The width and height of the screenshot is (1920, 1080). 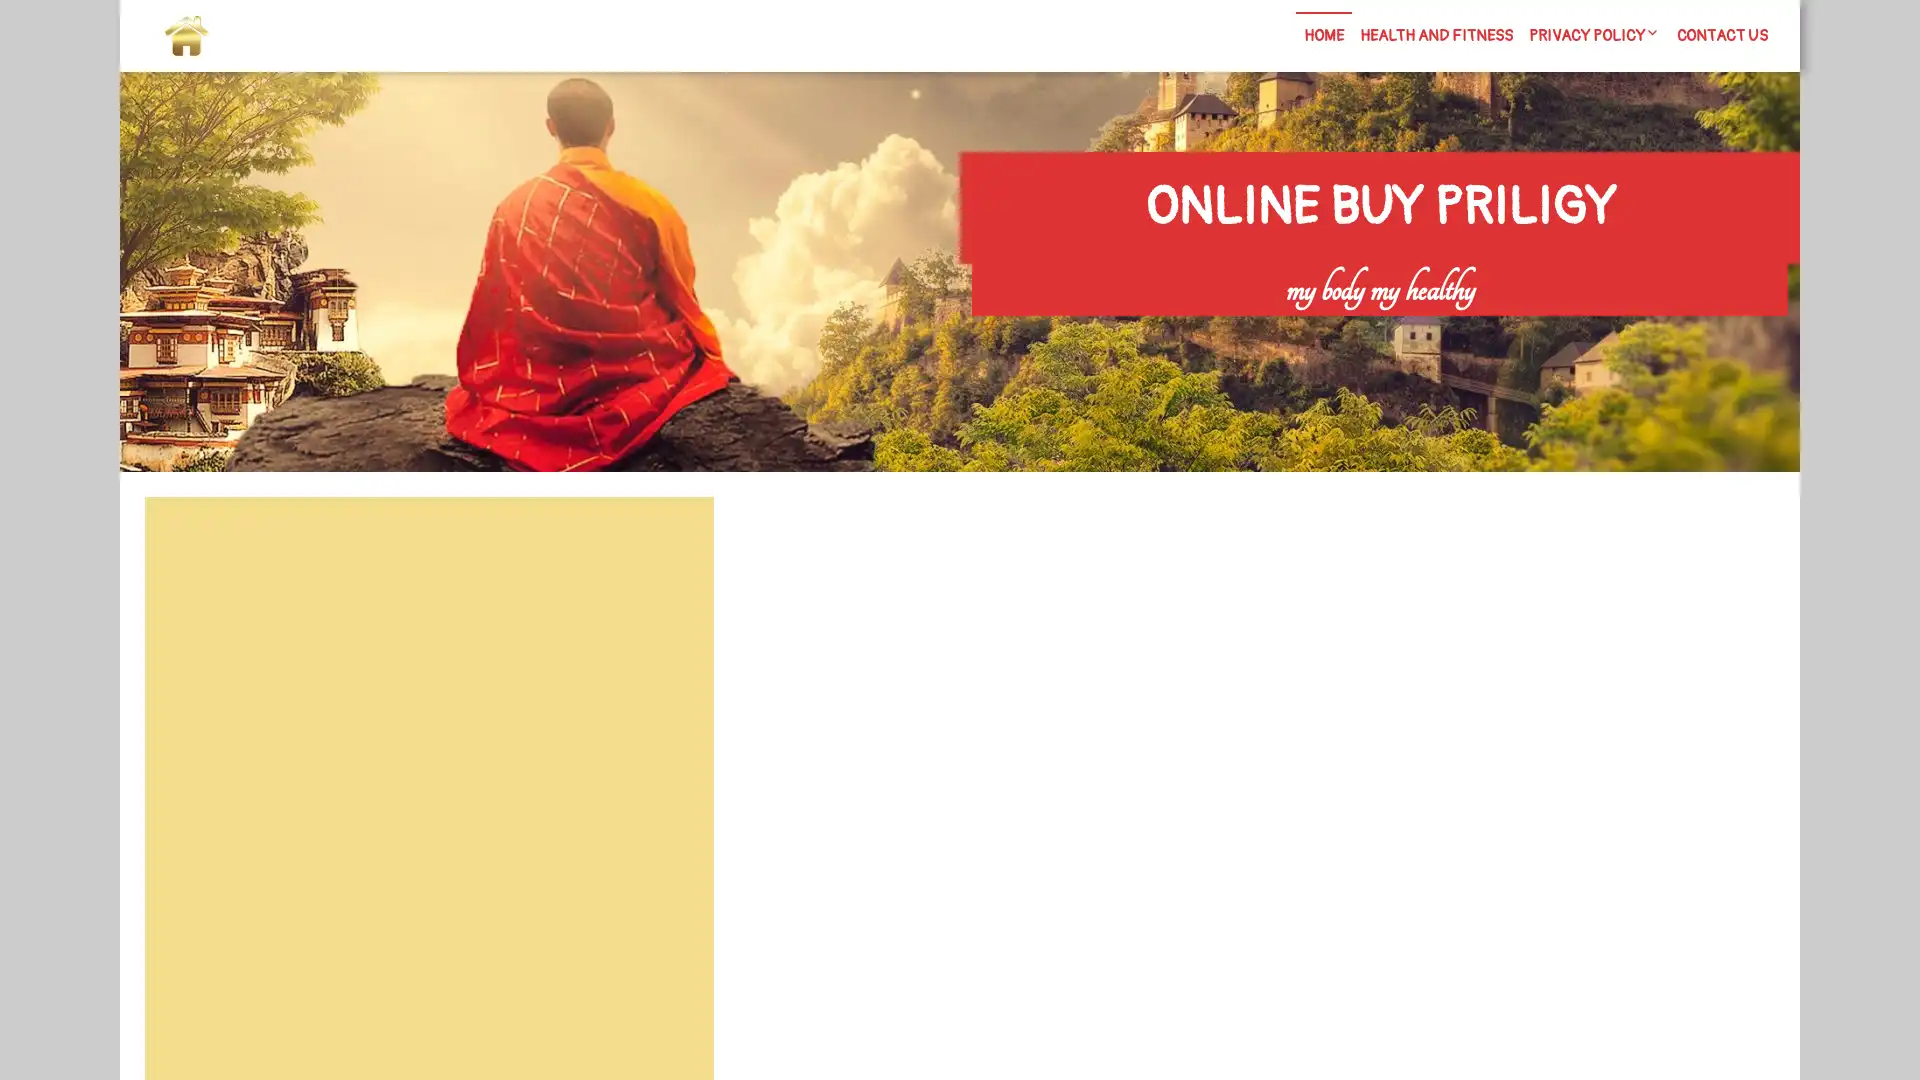 I want to click on Search, so click(x=667, y=545).